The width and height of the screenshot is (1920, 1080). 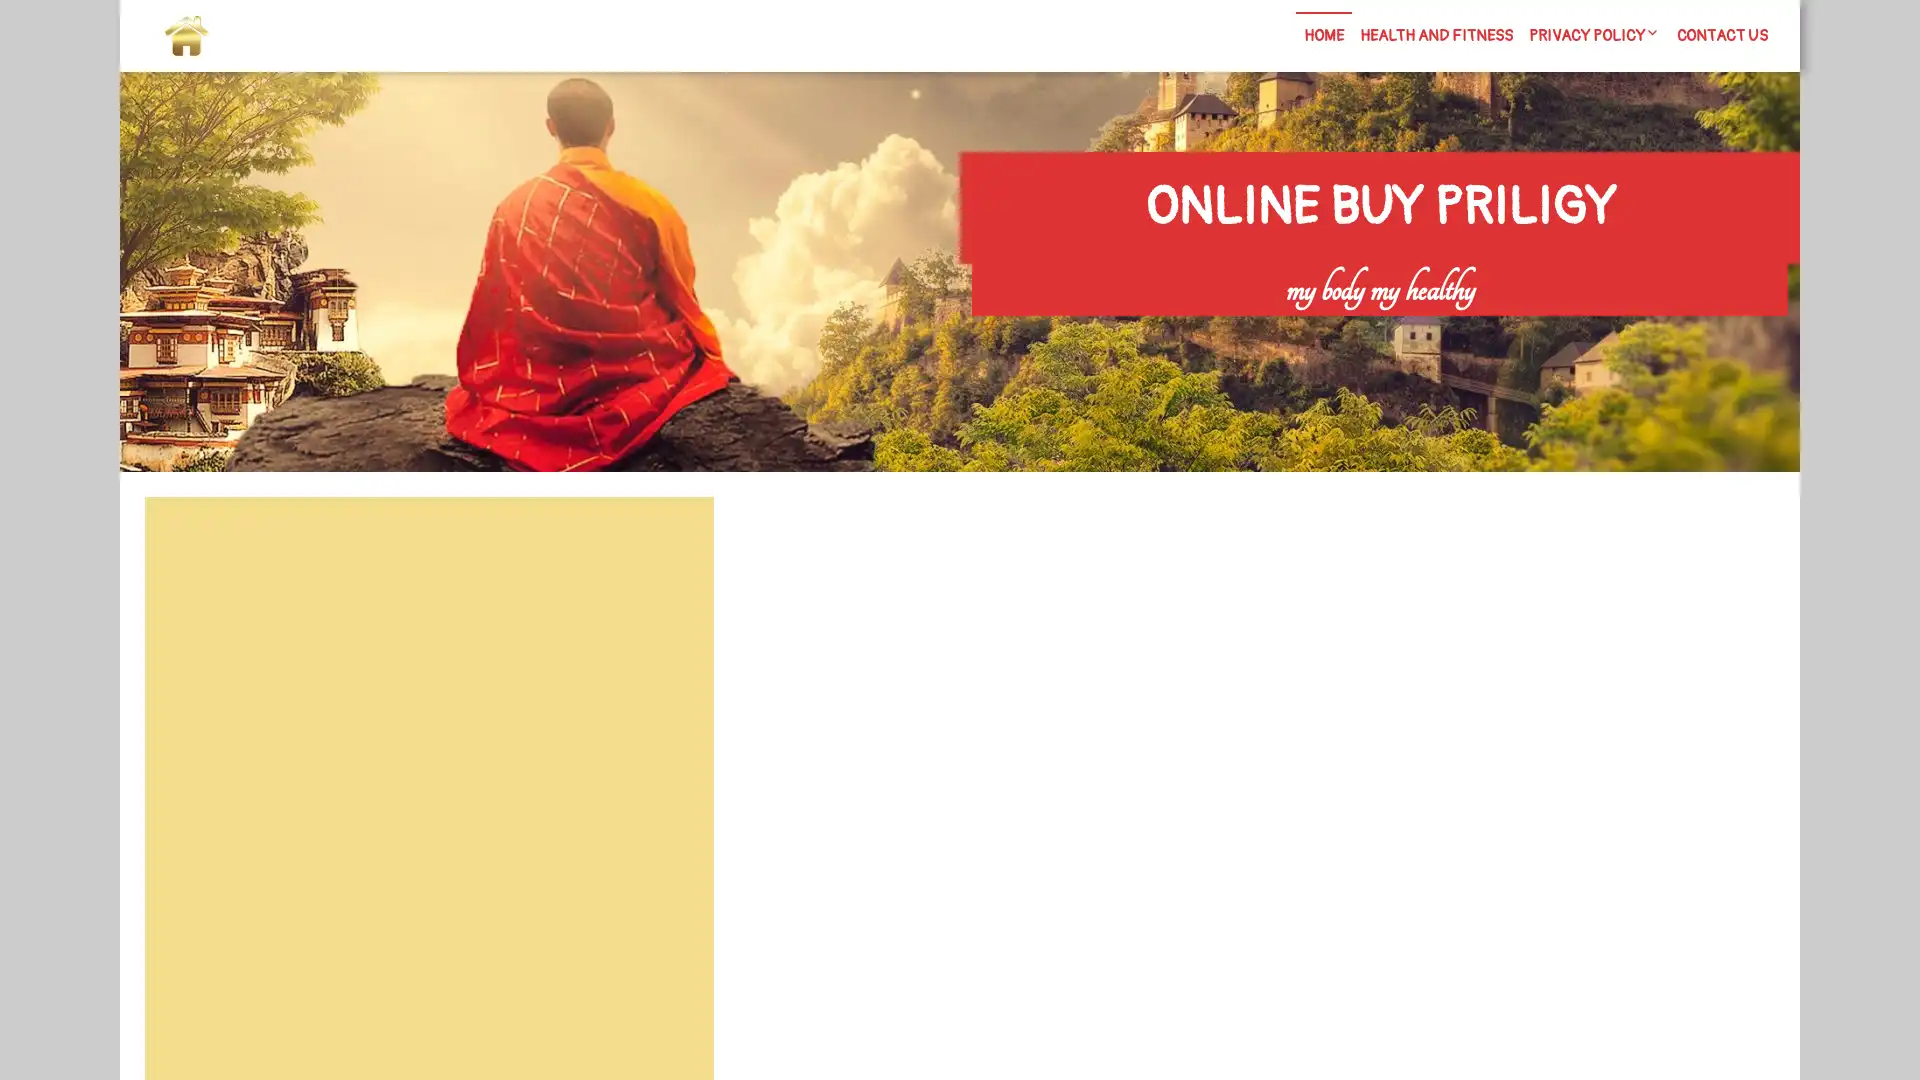 I want to click on Search, so click(x=667, y=545).